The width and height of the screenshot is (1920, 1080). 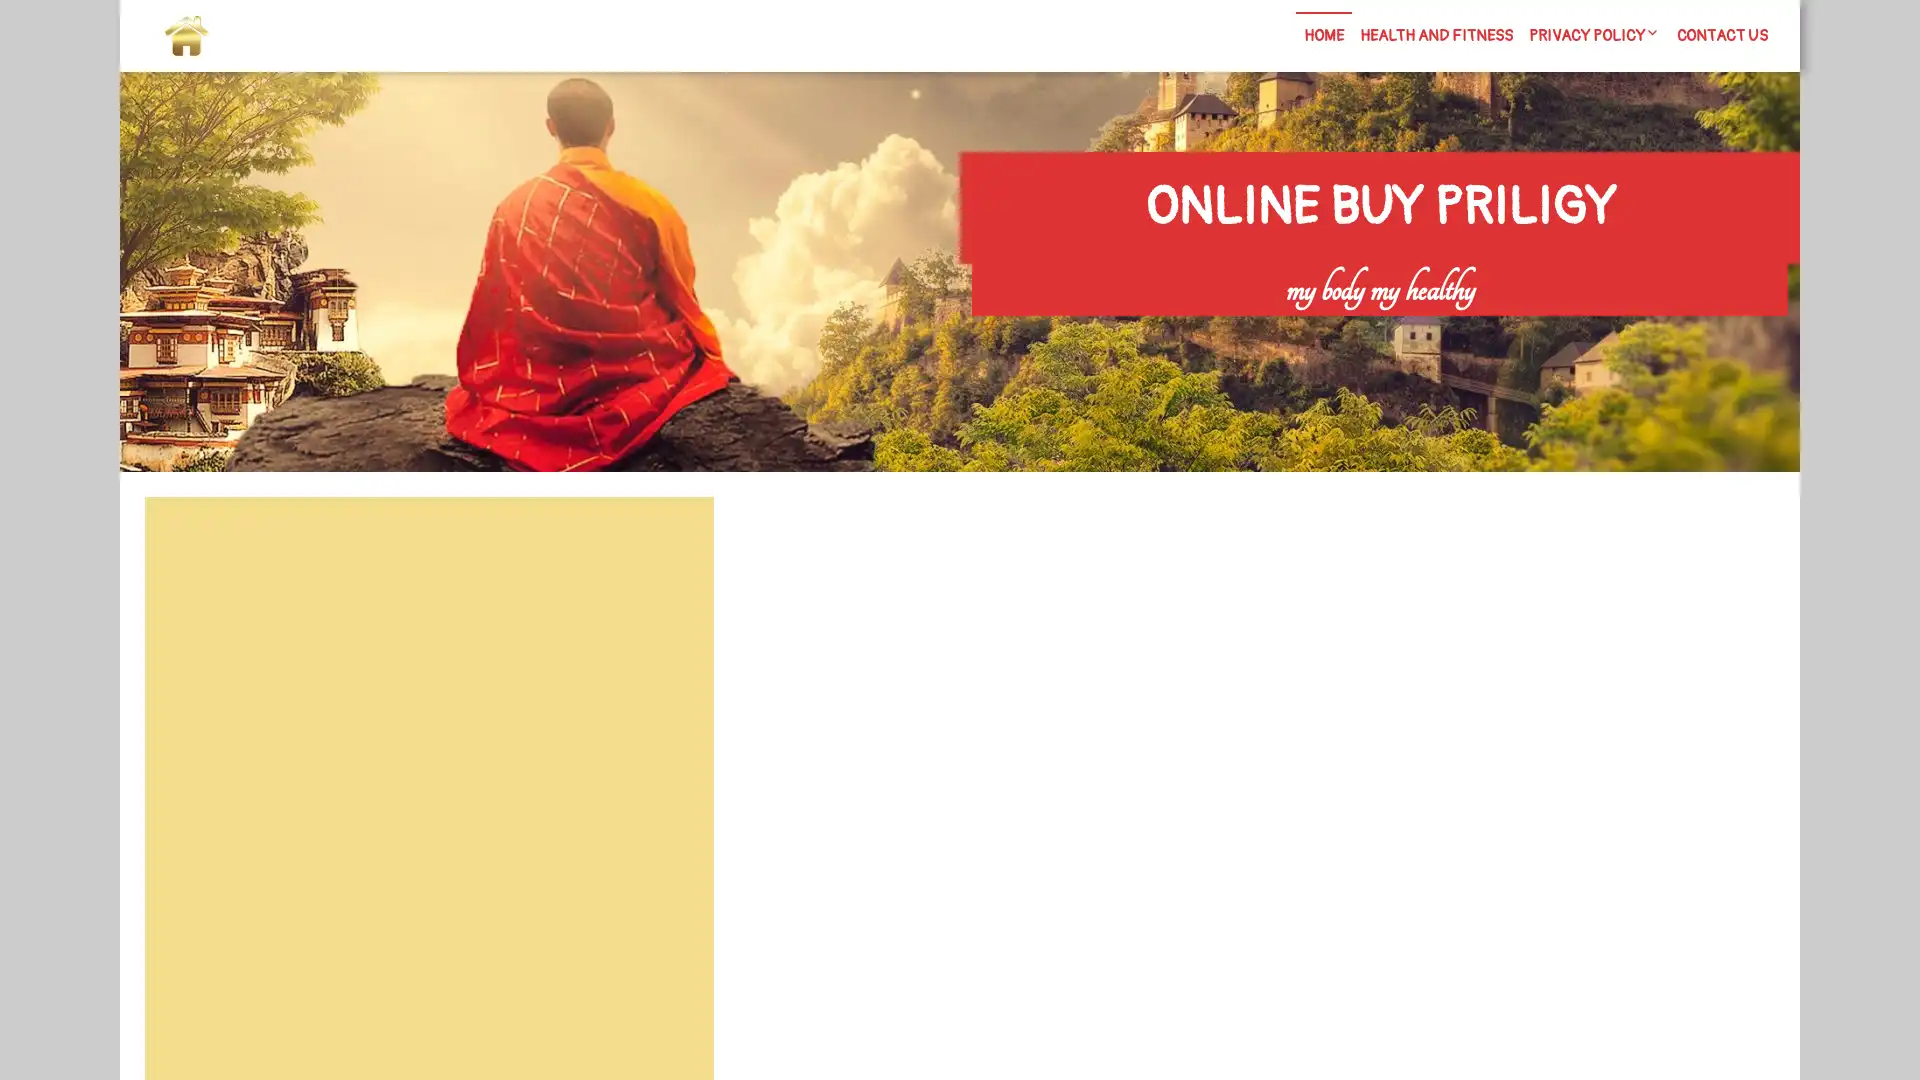 I want to click on Search, so click(x=667, y=545).